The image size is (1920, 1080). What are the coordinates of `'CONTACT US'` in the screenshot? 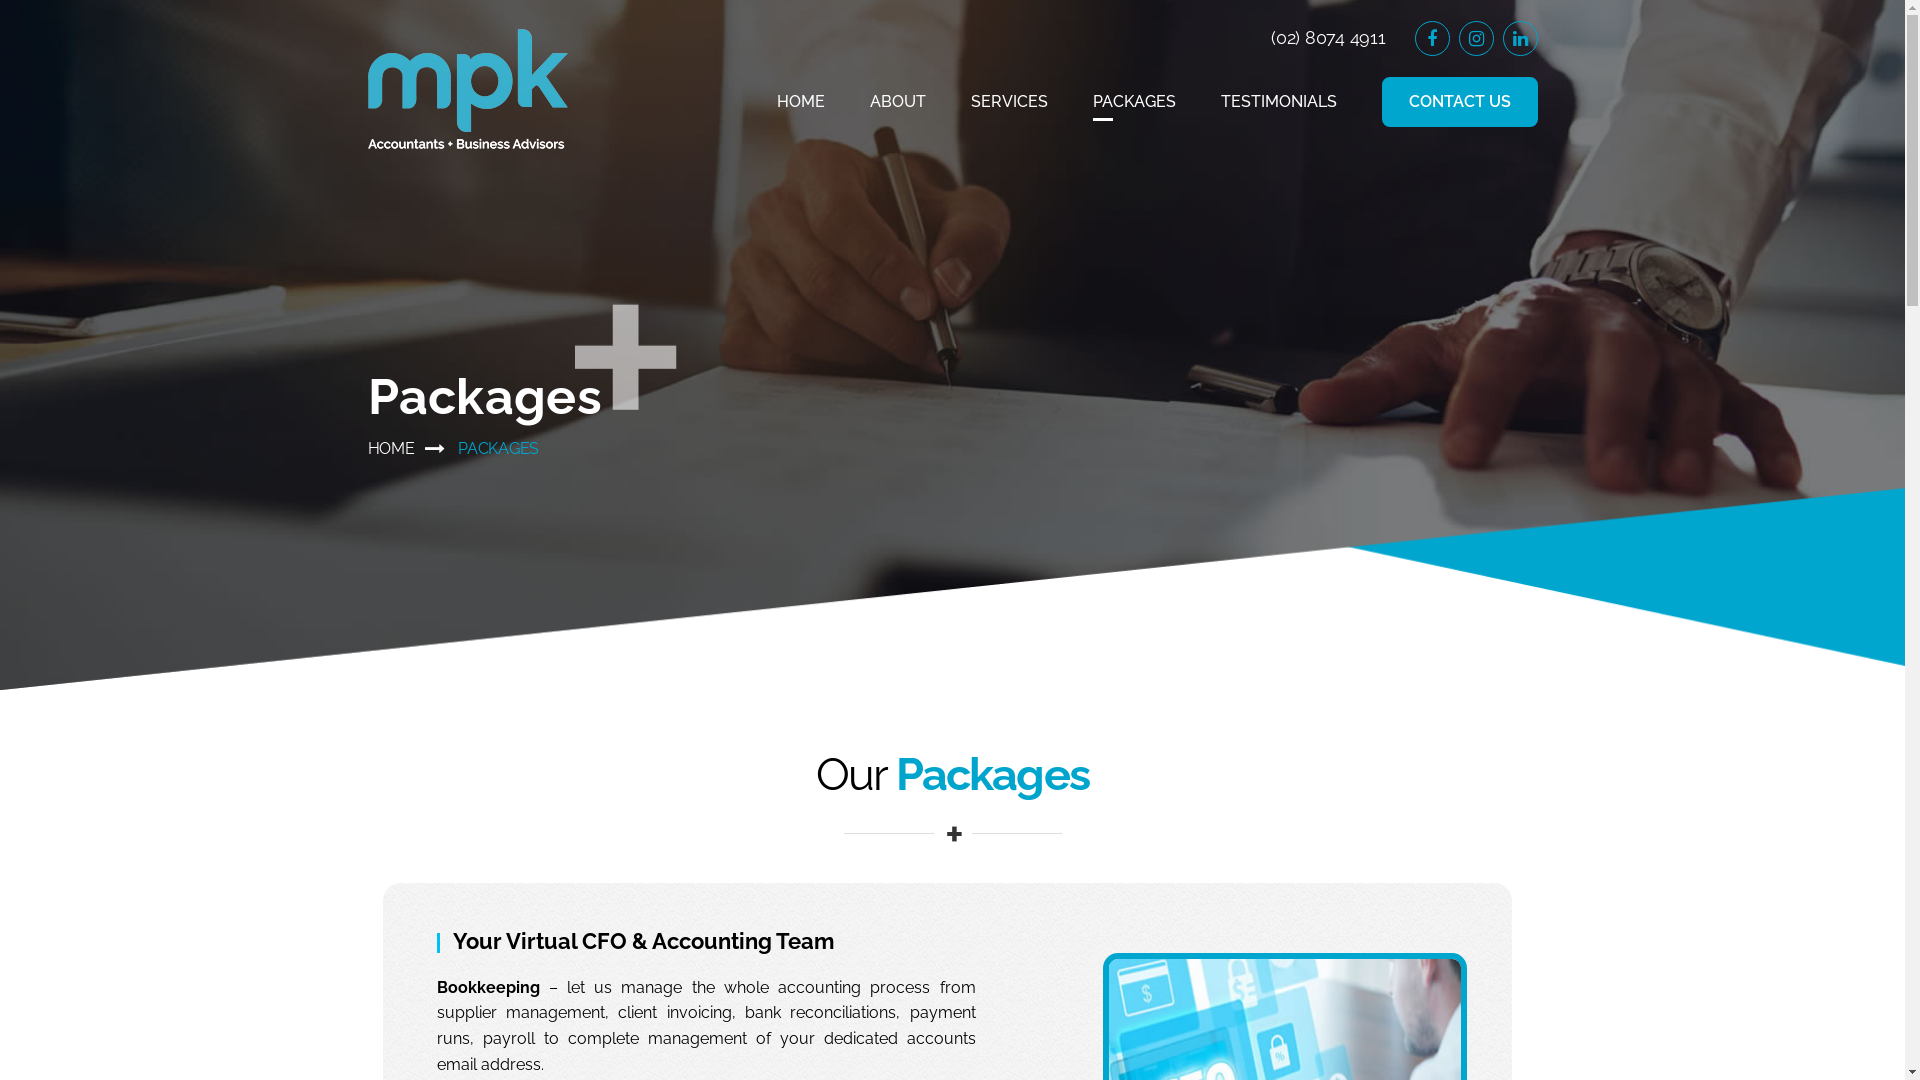 It's located at (1459, 101).